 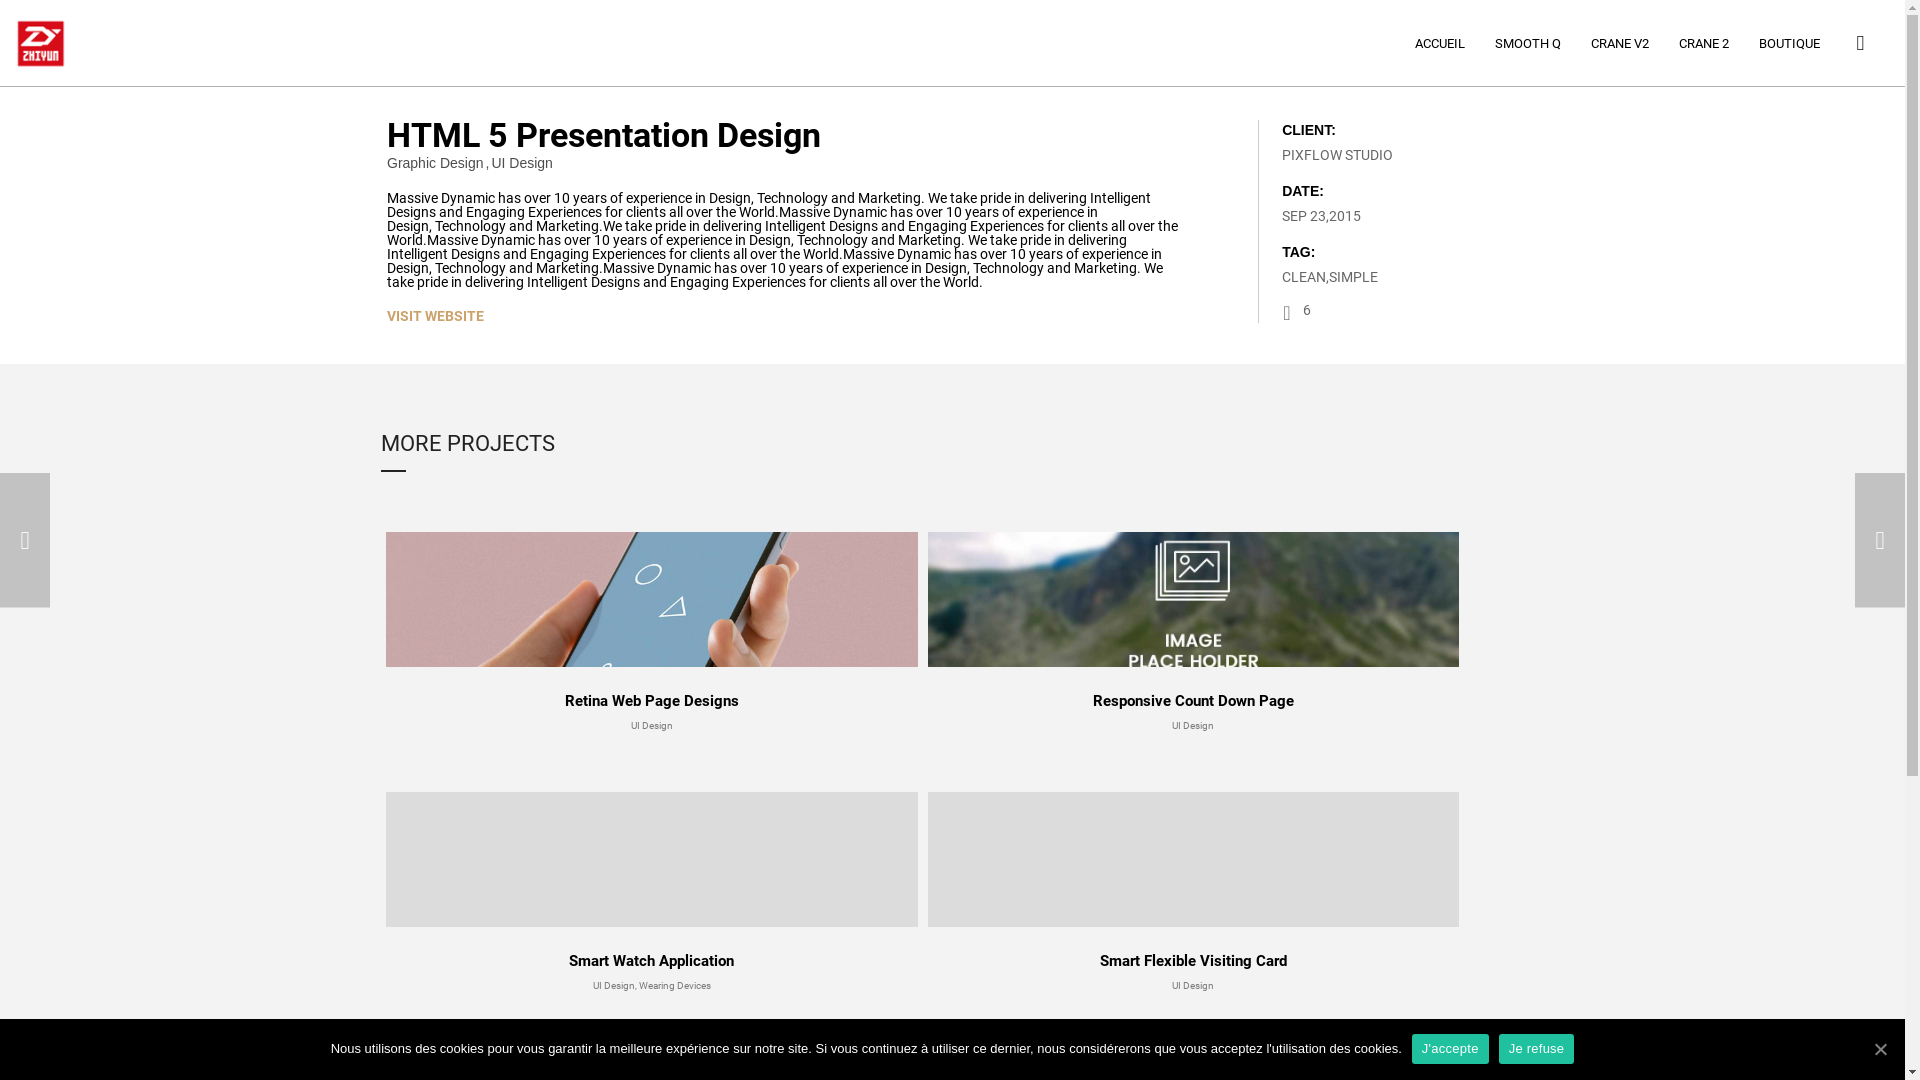 I want to click on 'J'accepte', so click(x=1450, y=1048).